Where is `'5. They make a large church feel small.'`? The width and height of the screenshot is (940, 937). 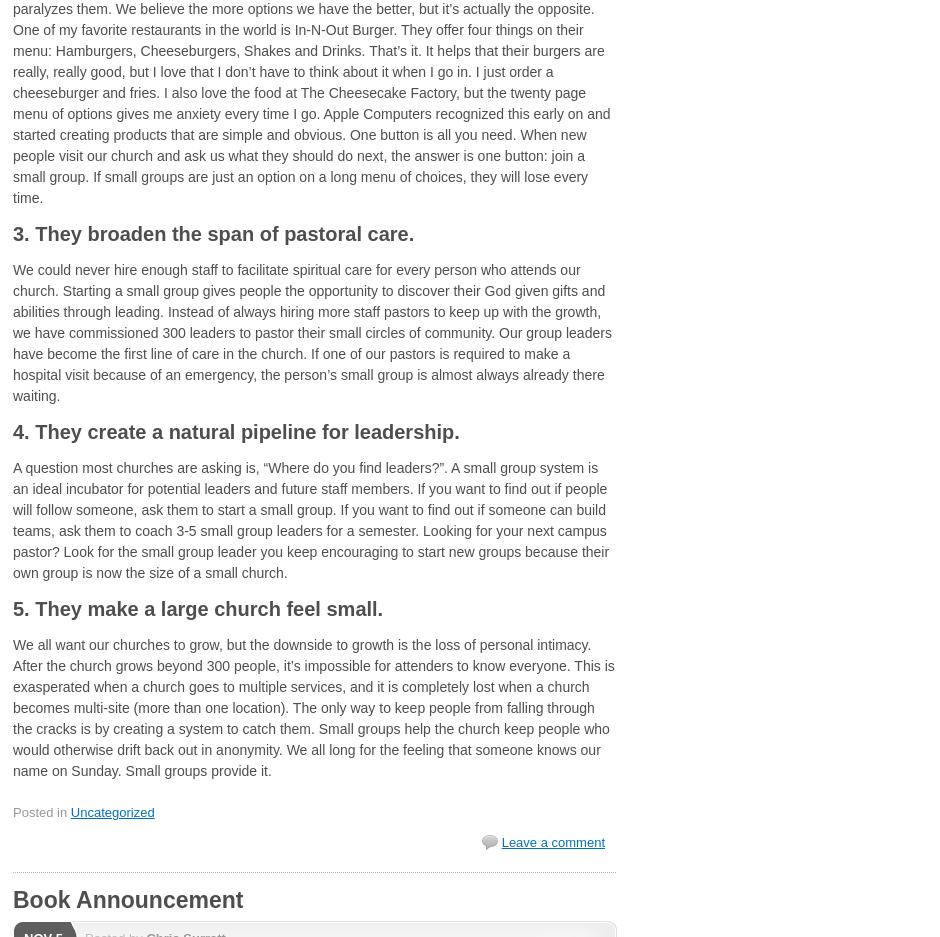 '5. They make a large church feel small.' is located at coordinates (196, 607).